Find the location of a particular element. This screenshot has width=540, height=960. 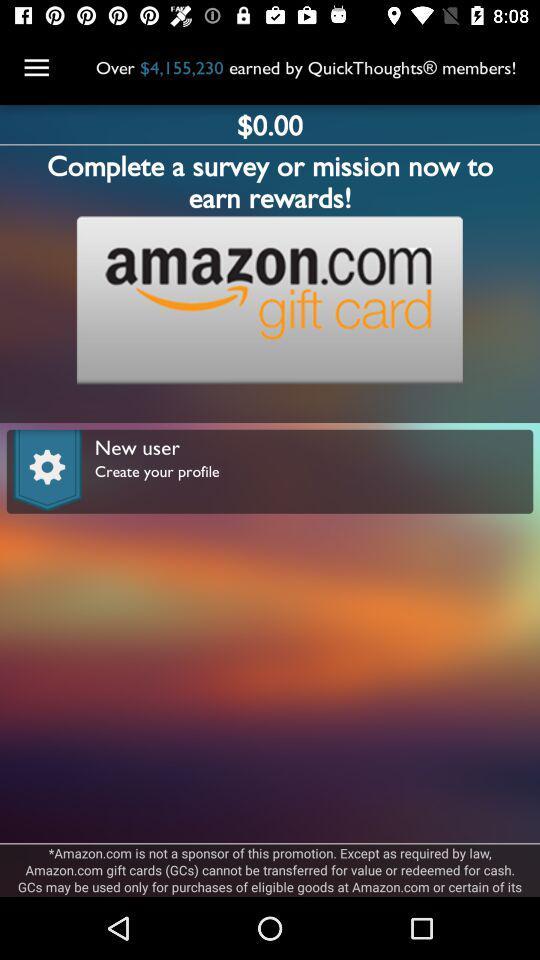

advertisement is located at coordinates (269, 299).